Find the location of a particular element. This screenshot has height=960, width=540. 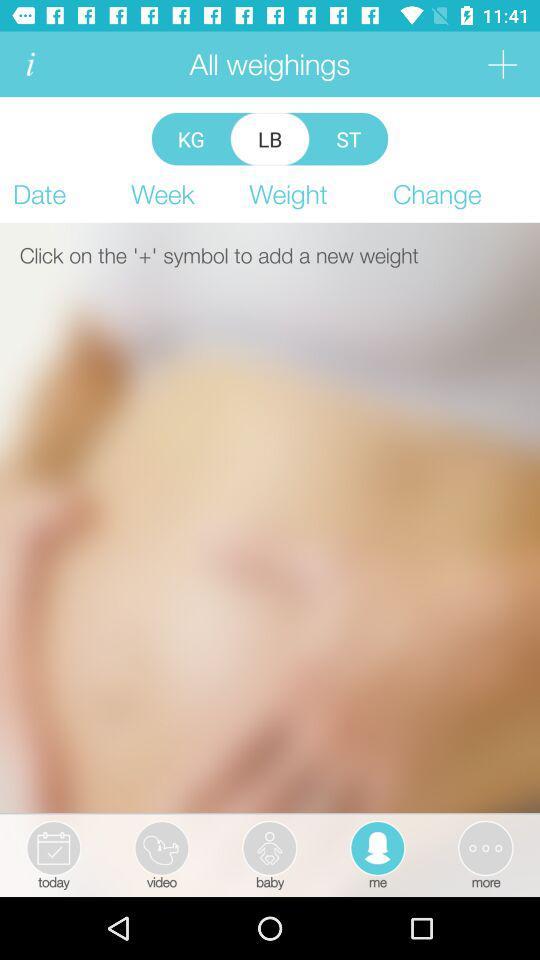

item above the week item is located at coordinates (270, 138).